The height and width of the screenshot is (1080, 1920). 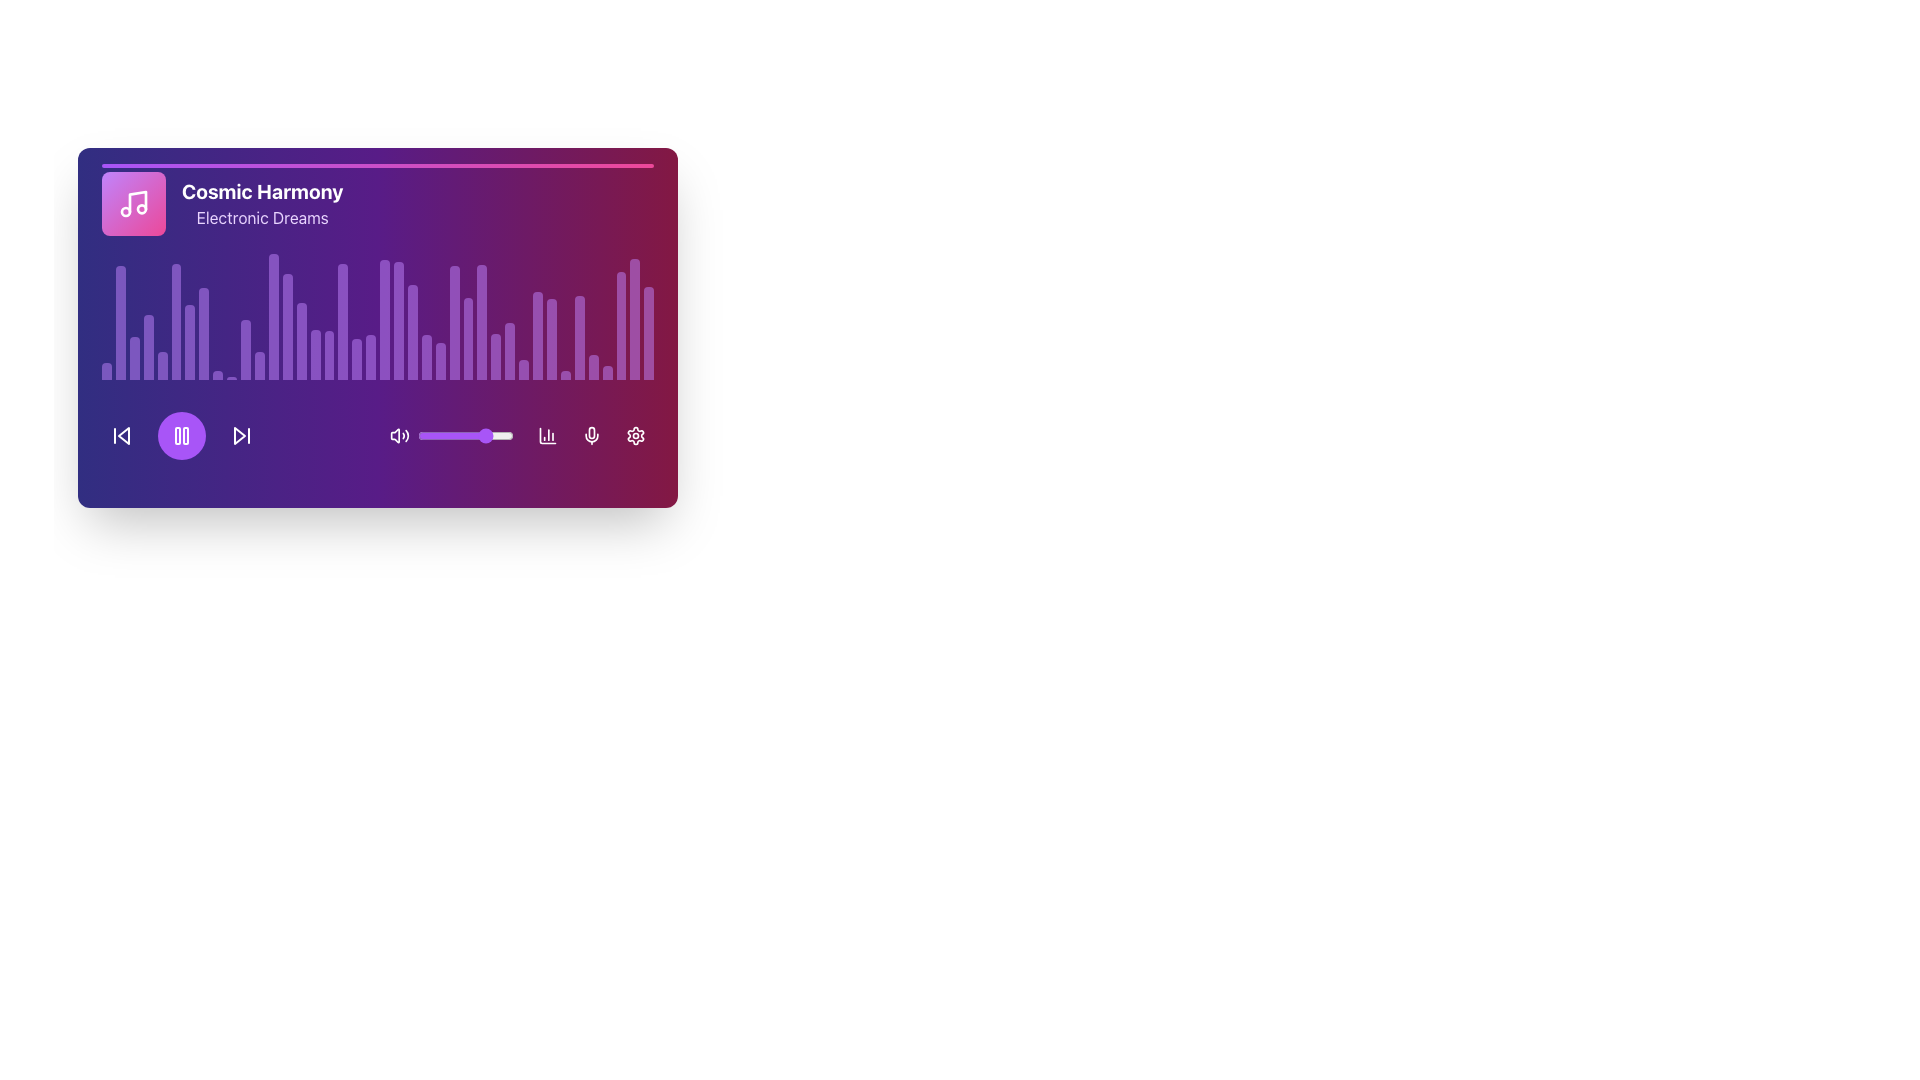 What do you see at coordinates (524, 370) in the screenshot?
I see `the 28th graphical visualization bar in the equalizer section of the interface` at bounding box center [524, 370].